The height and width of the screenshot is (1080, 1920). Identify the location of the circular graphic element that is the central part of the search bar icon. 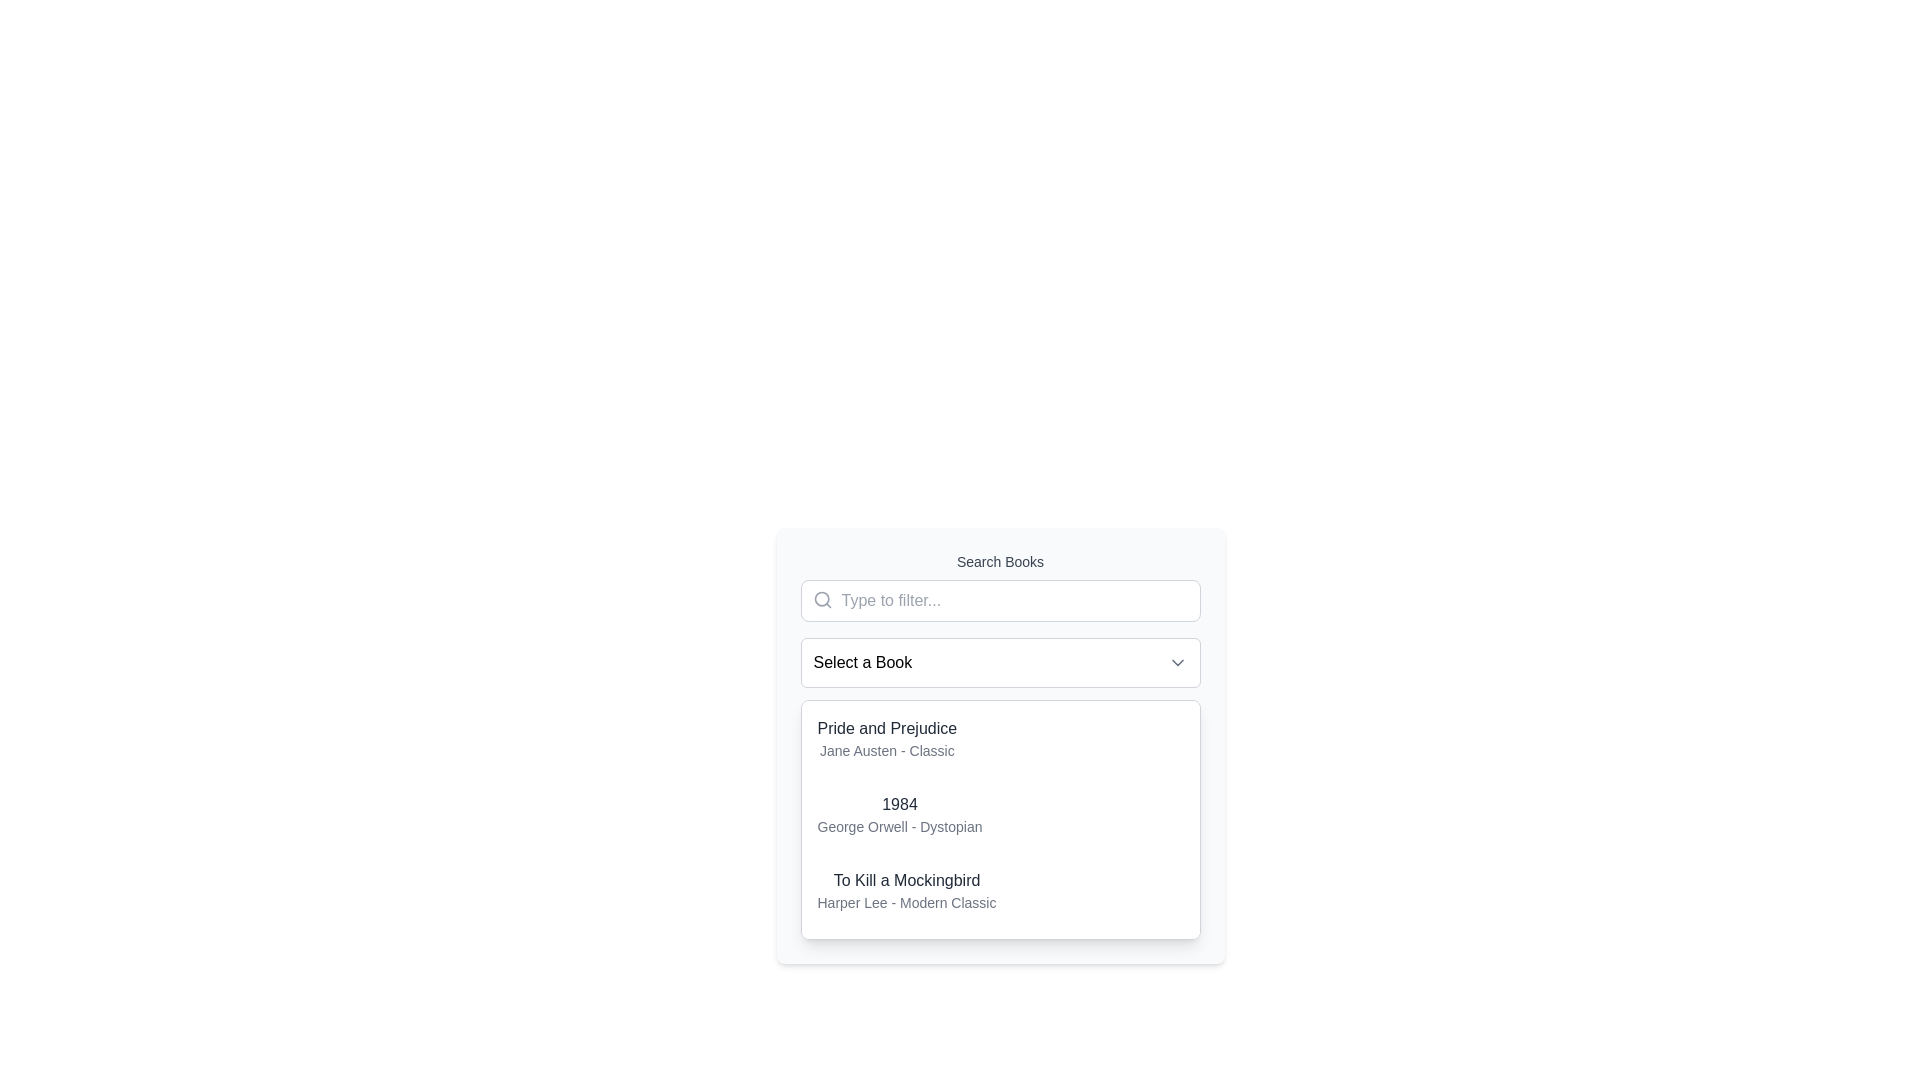
(821, 598).